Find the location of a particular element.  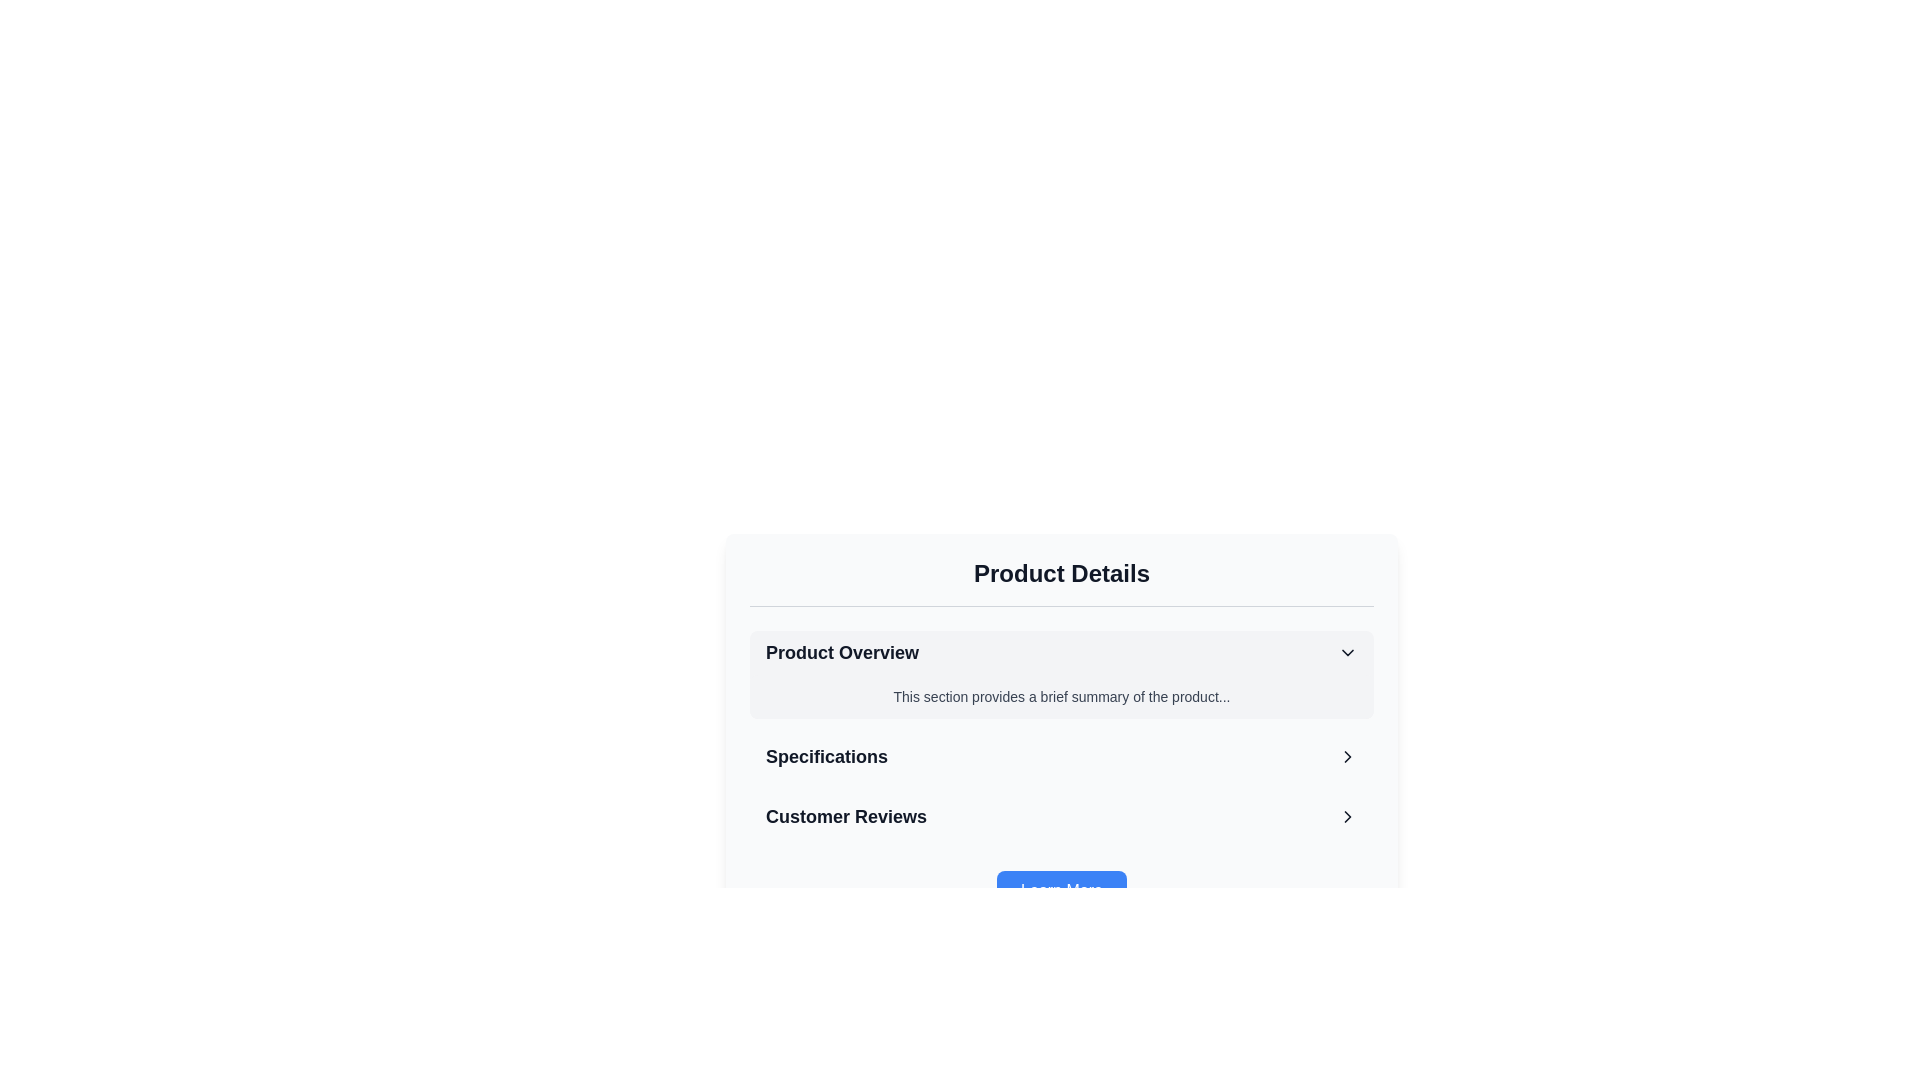

text label displaying 'Specifications', which is bold and prominently positioned between 'Product Overview' and 'Customer Reviews' is located at coordinates (826, 756).